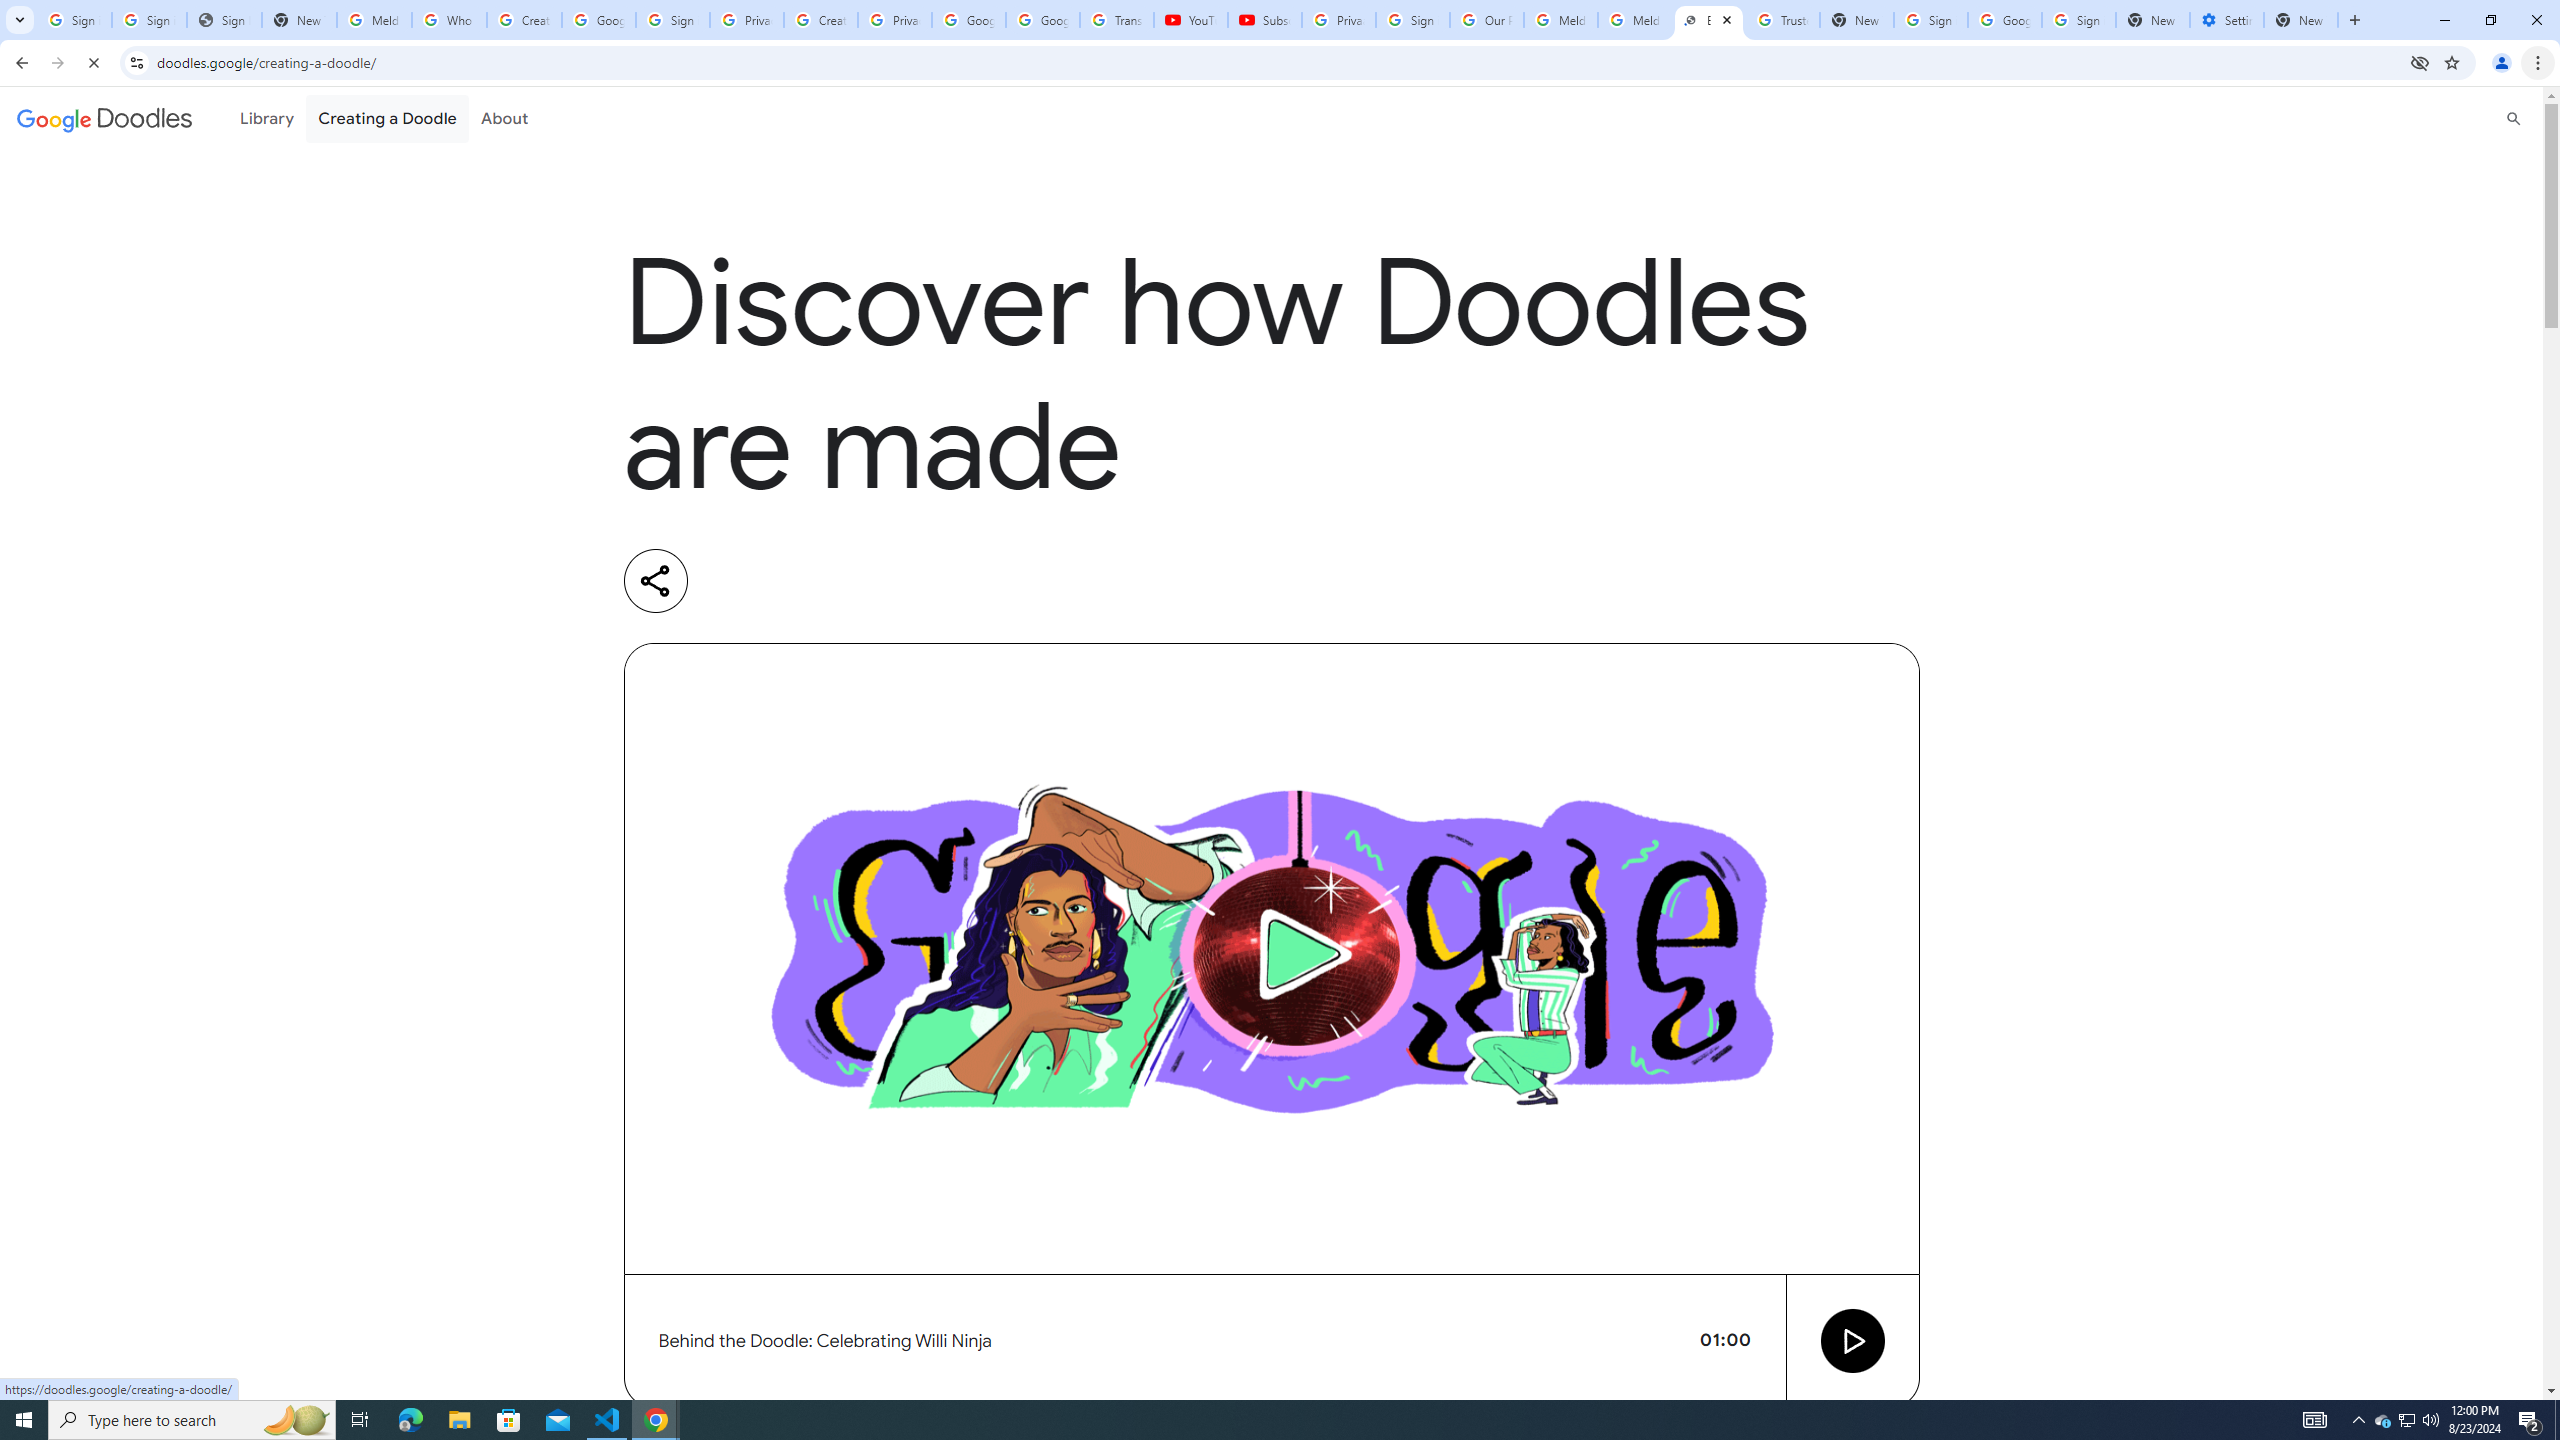  What do you see at coordinates (737, 581) in the screenshot?
I see `'Share on Linkedin'` at bounding box center [737, 581].